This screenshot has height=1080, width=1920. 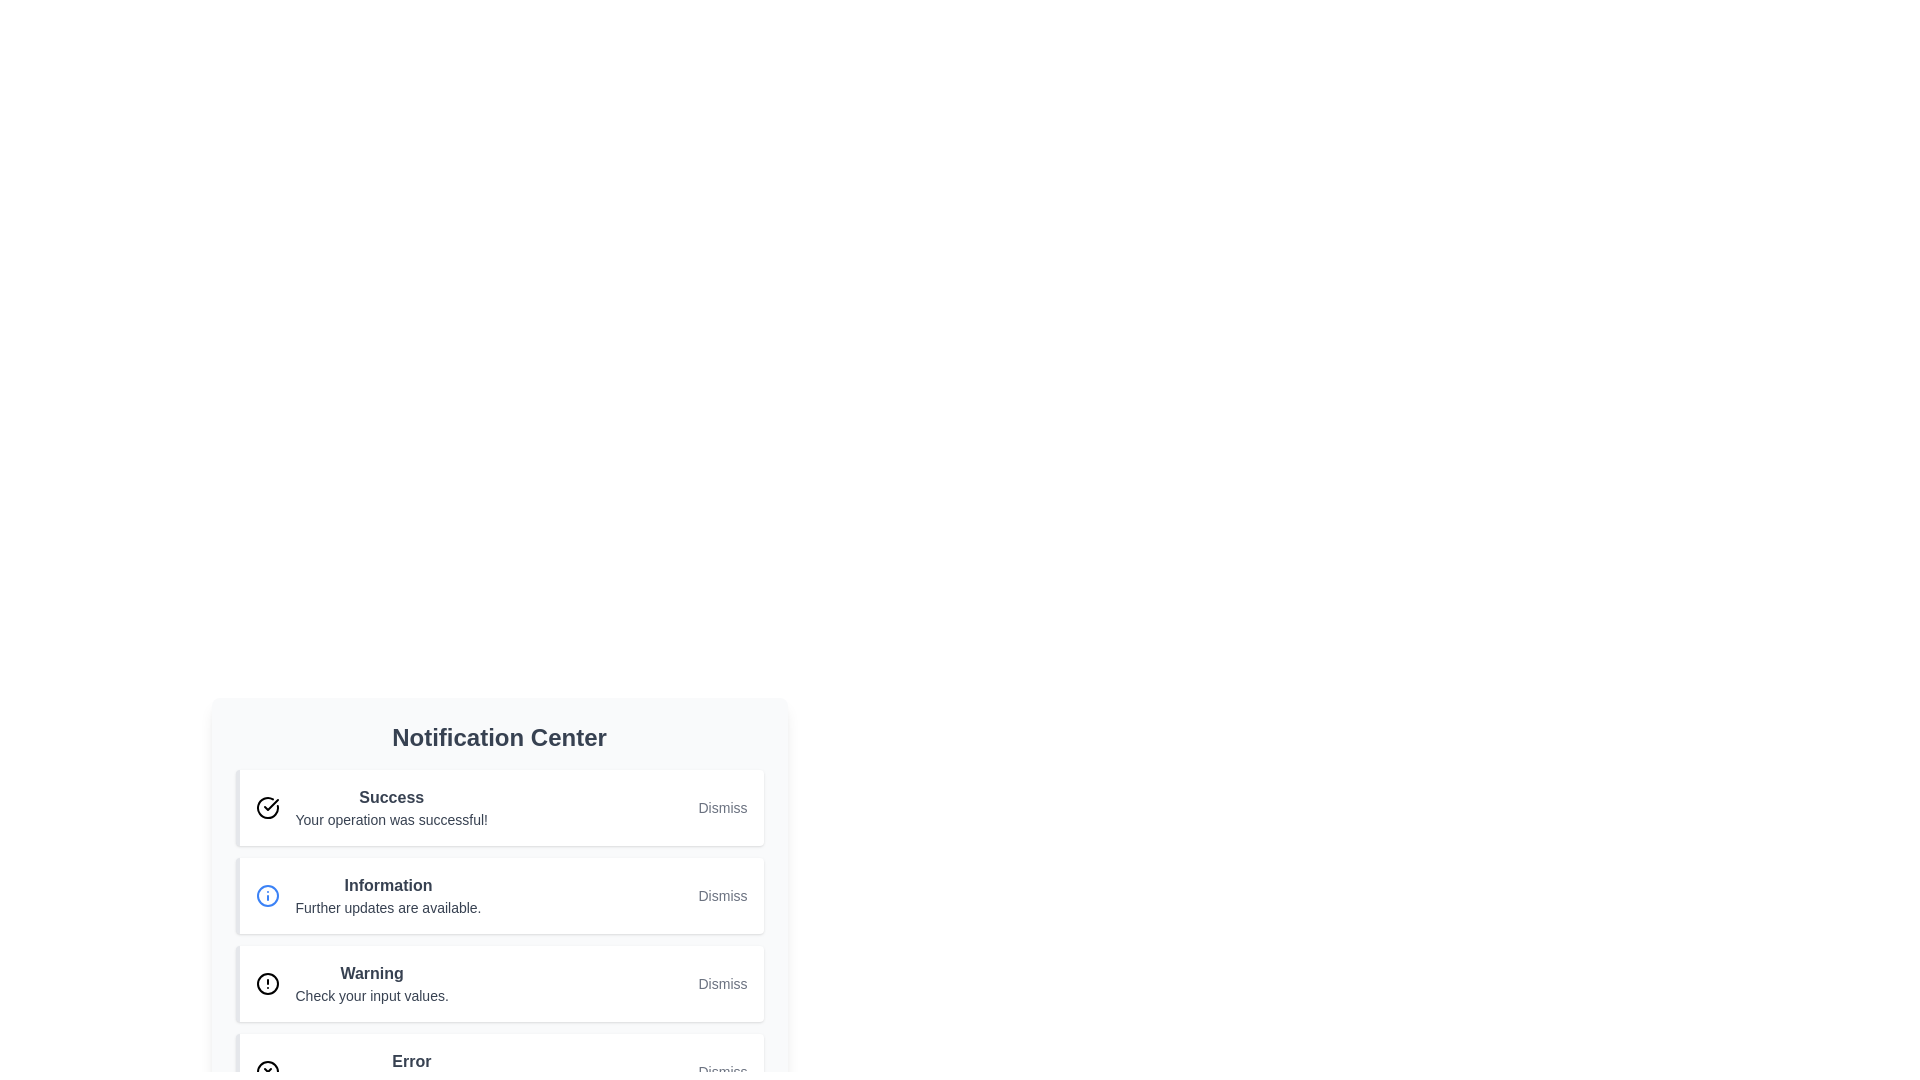 What do you see at coordinates (266, 894) in the screenshot?
I see `the information icon located within the 'Information' notification box, positioned to the left of the text` at bounding box center [266, 894].